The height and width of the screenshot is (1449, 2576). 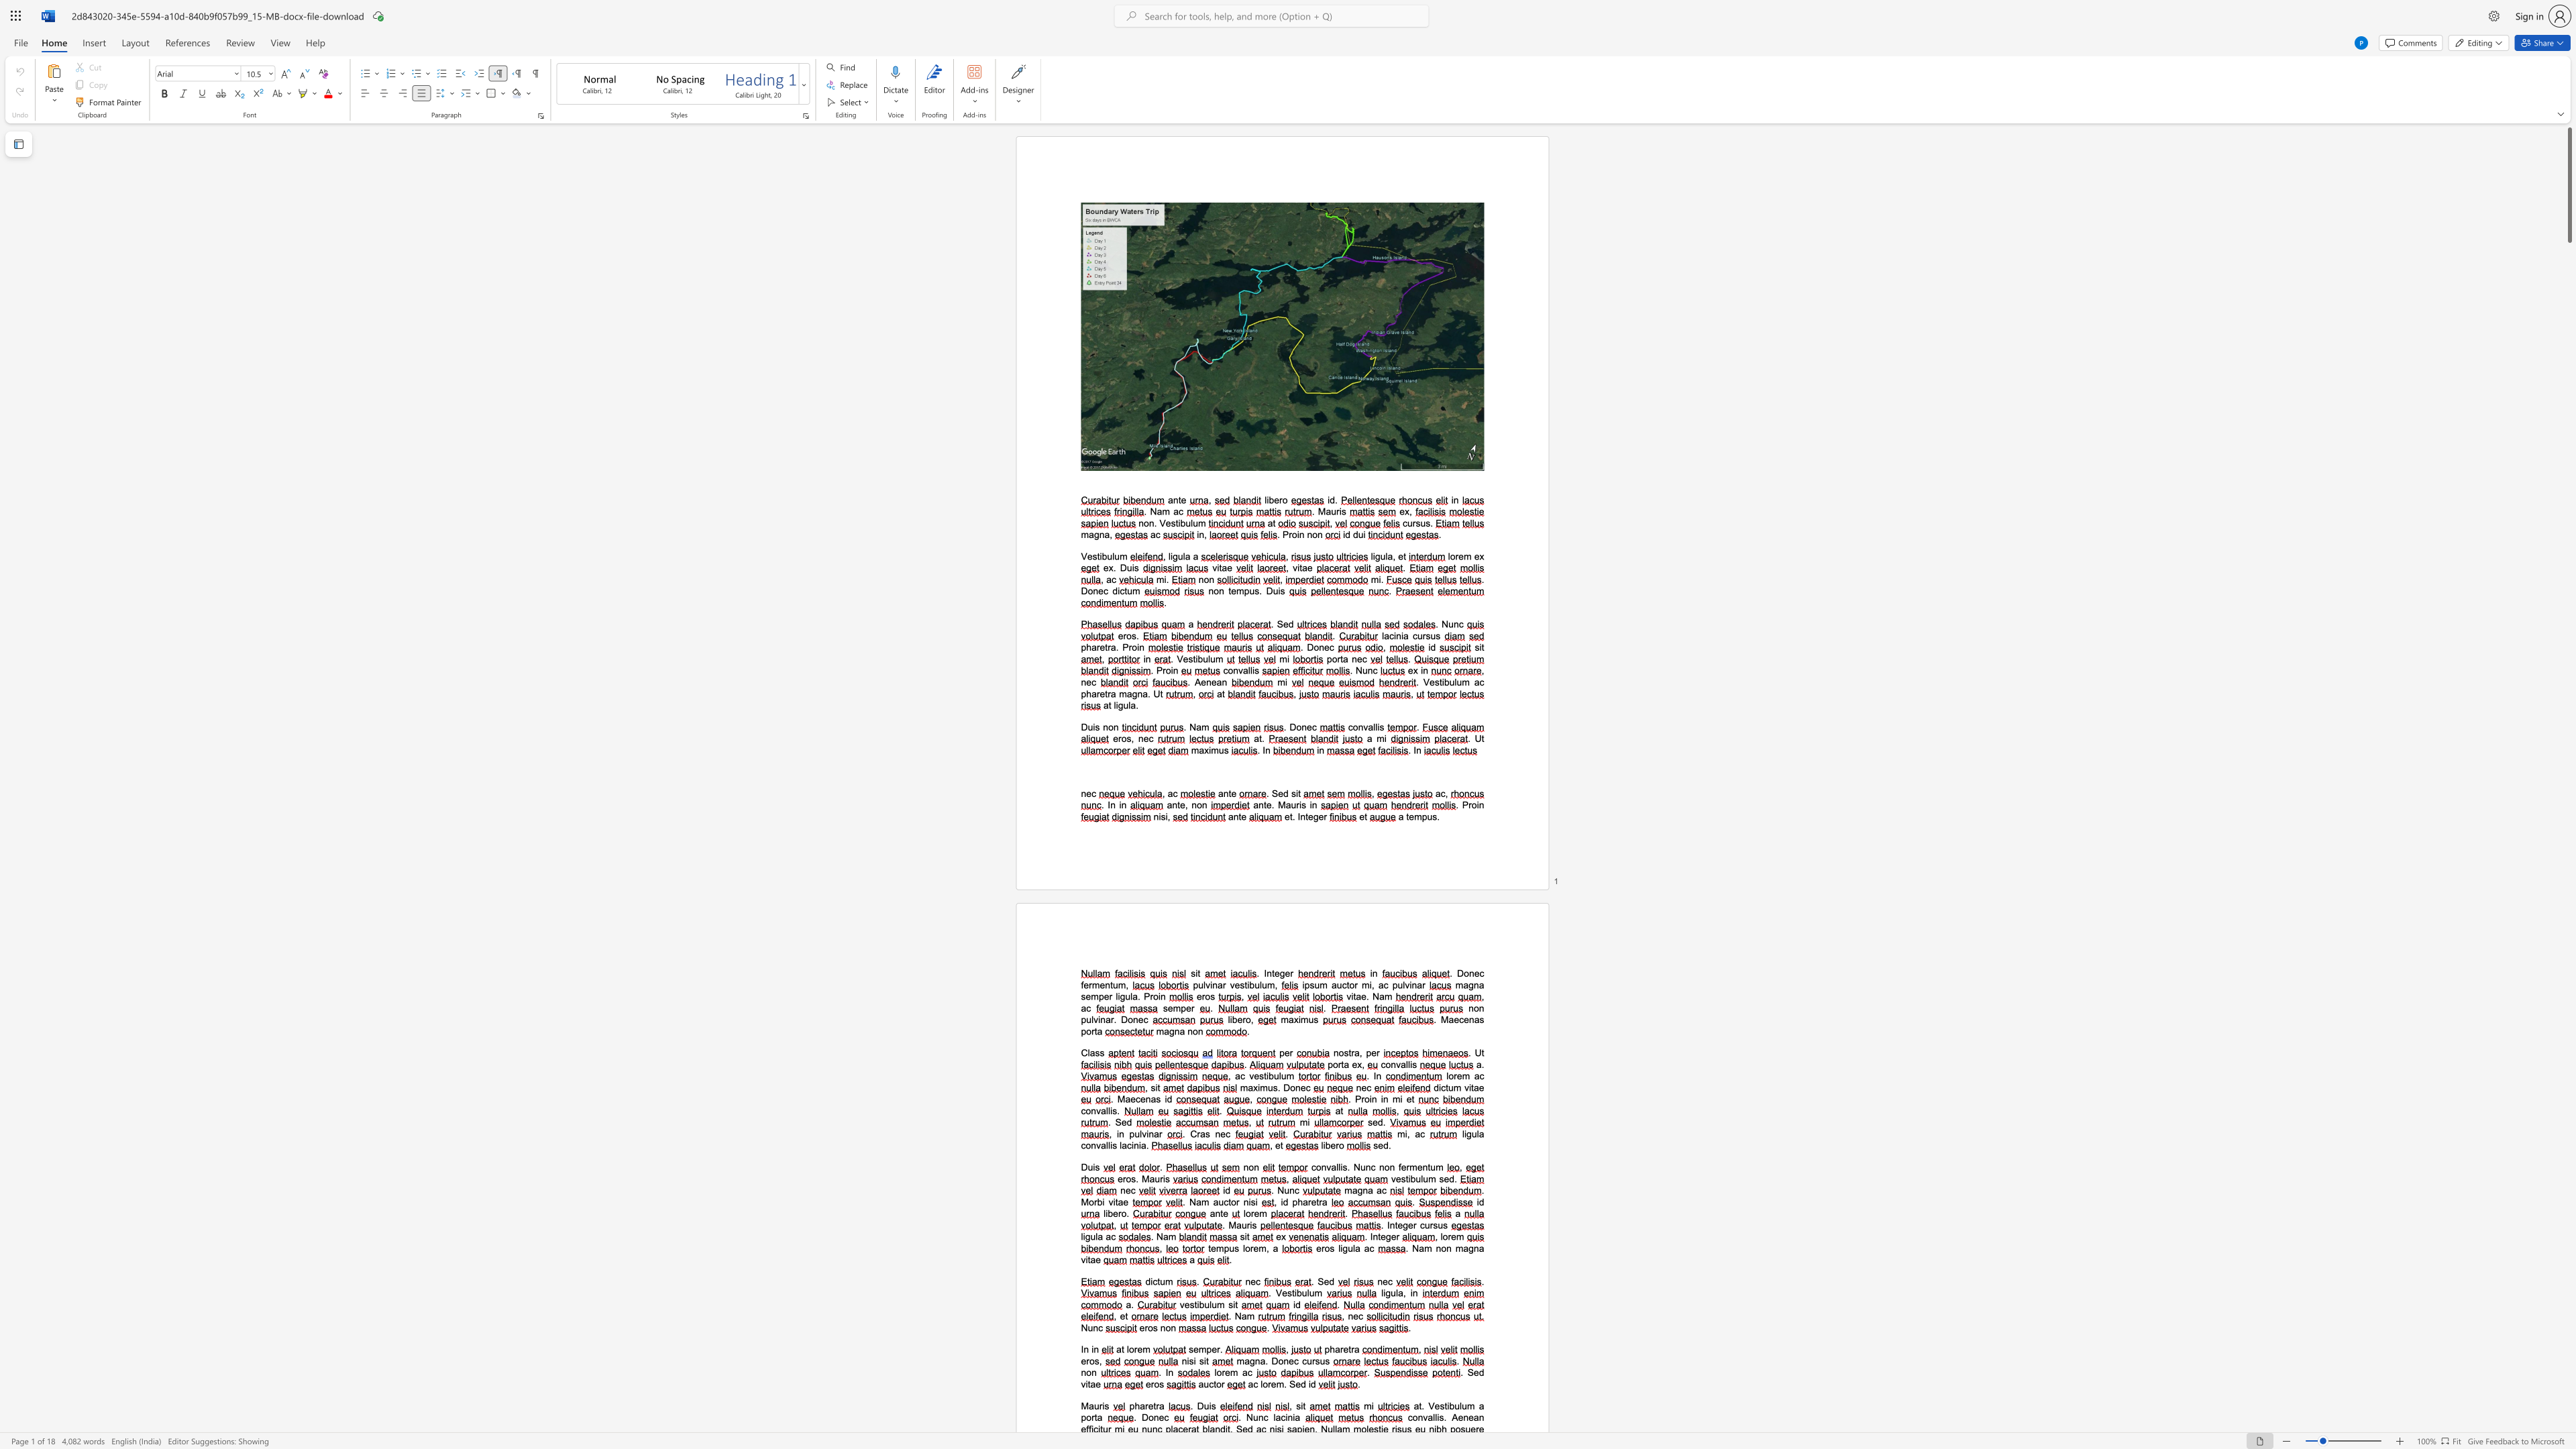 What do you see at coordinates (1122, 1178) in the screenshot?
I see `the space between the continuous character "e" and "r" in the text` at bounding box center [1122, 1178].